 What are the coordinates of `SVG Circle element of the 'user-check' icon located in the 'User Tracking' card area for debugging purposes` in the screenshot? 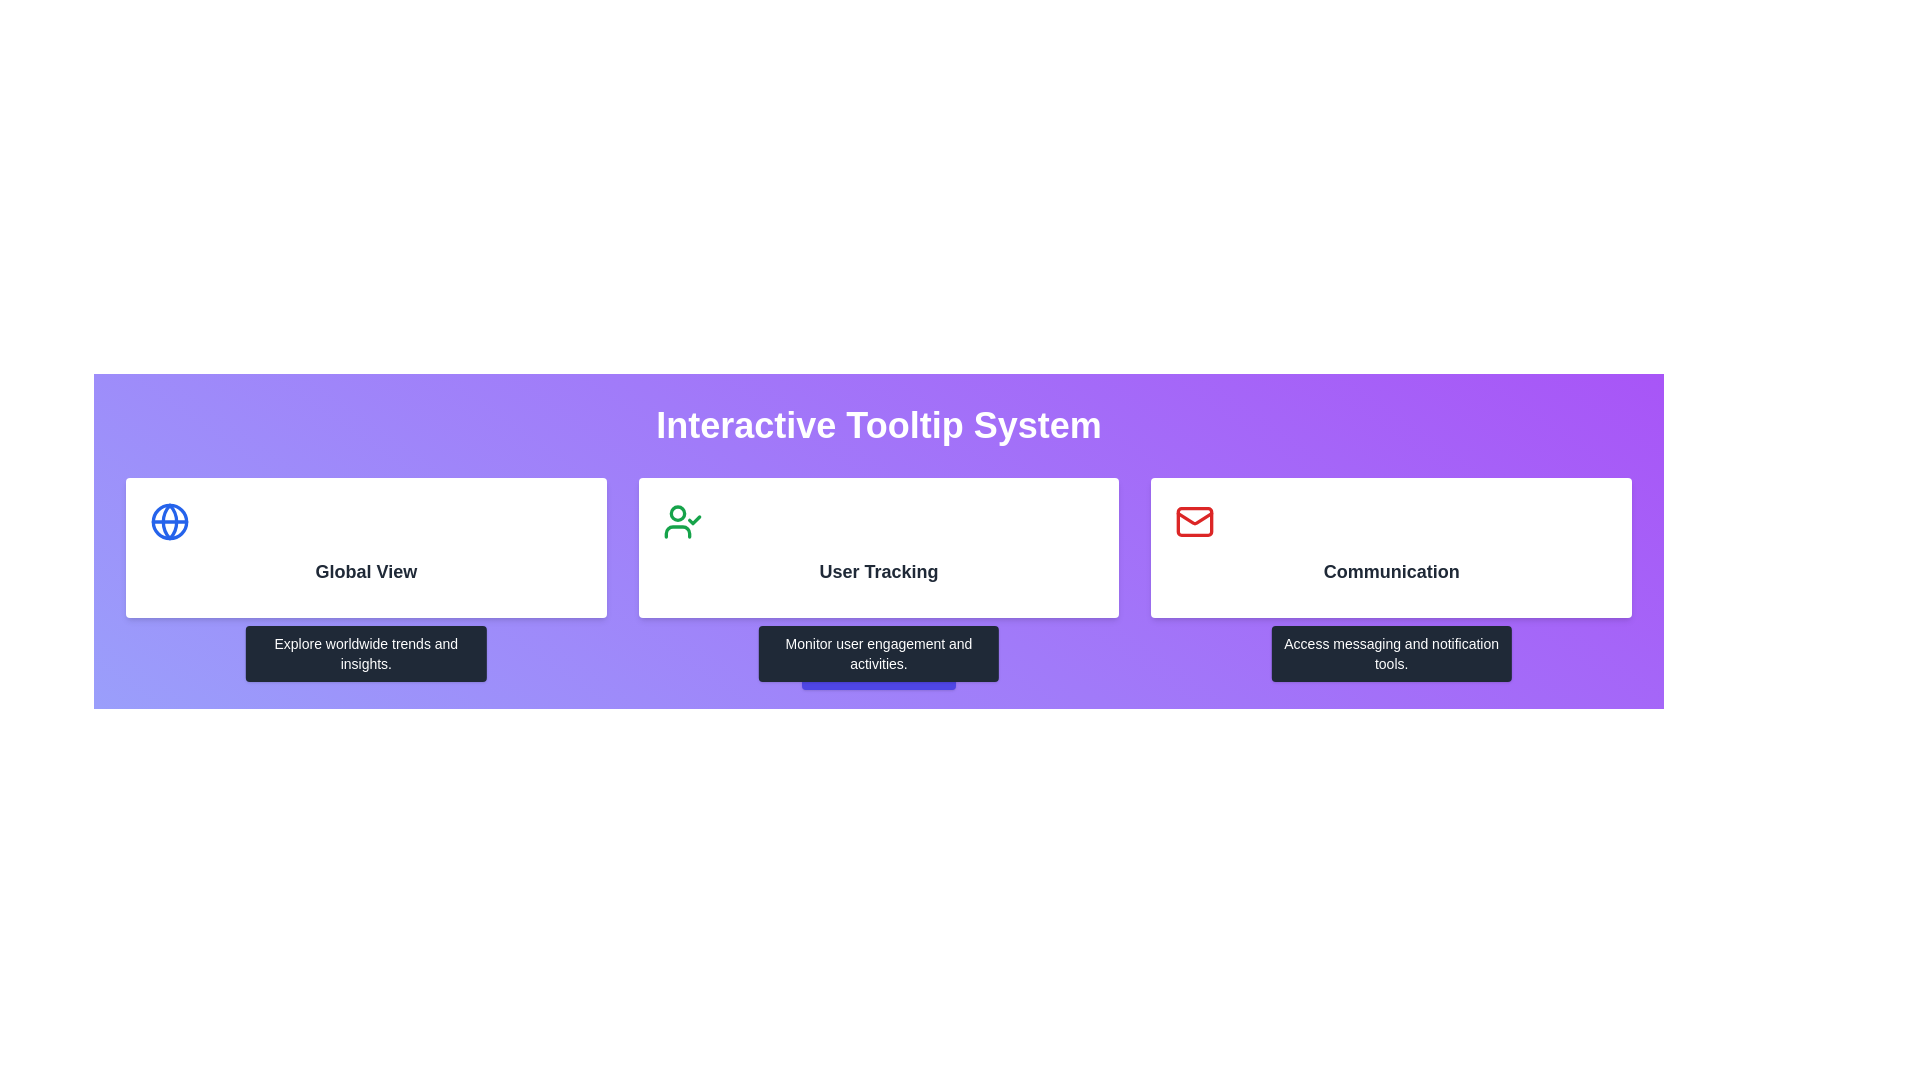 It's located at (677, 512).